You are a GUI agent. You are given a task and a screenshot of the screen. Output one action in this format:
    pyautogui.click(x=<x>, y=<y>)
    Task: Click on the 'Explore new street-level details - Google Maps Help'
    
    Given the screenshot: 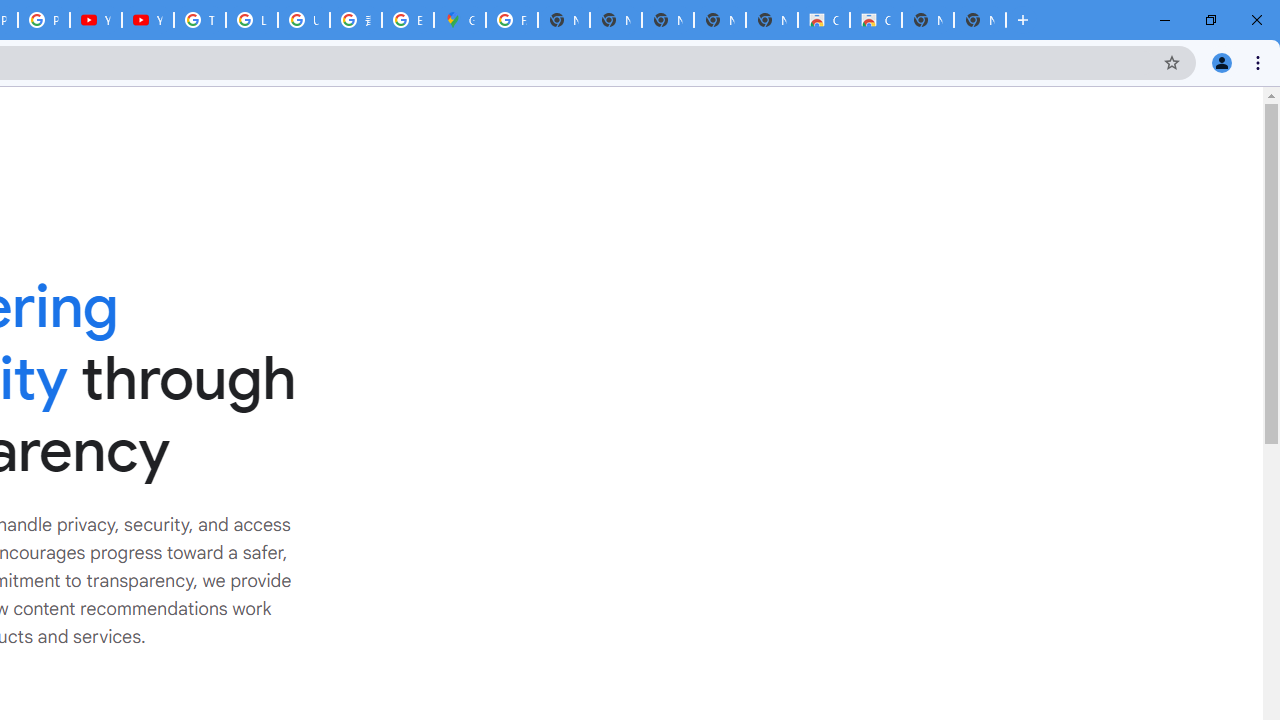 What is the action you would take?
    pyautogui.click(x=406, y=20)
    